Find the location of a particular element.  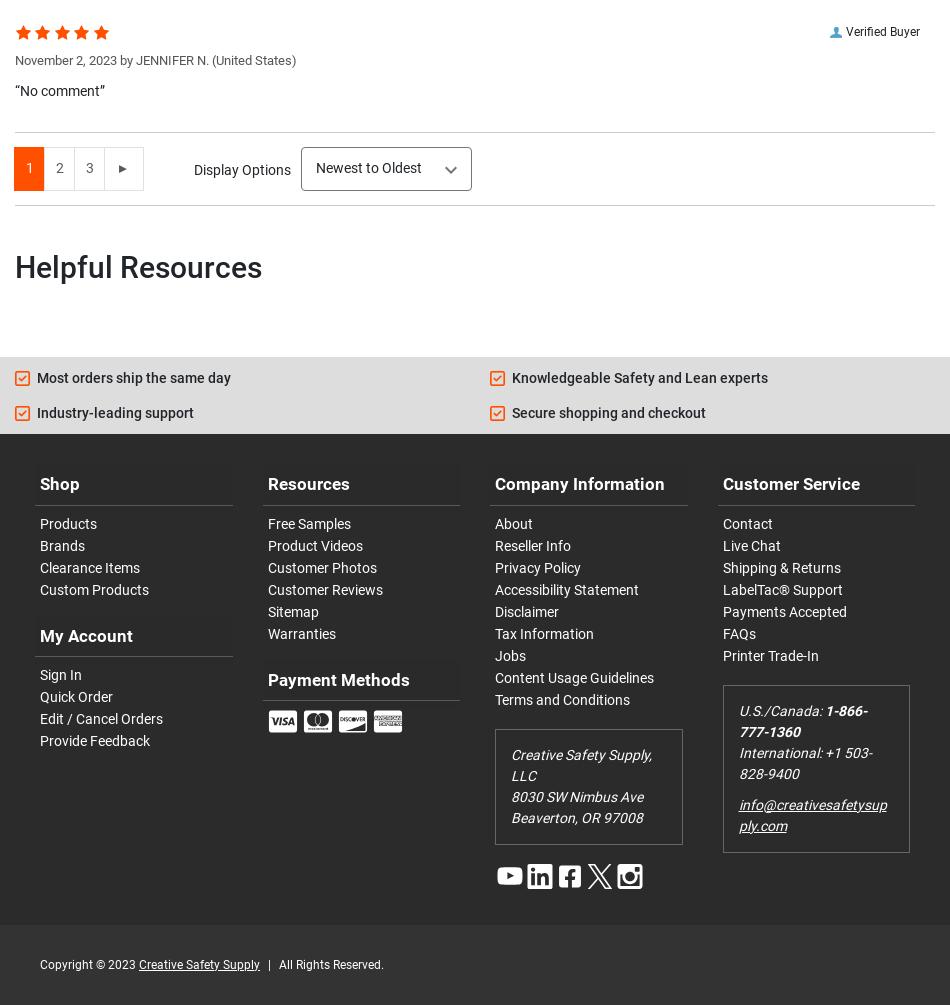

'Shipping & Returns' is located at coordinates (779, 566).